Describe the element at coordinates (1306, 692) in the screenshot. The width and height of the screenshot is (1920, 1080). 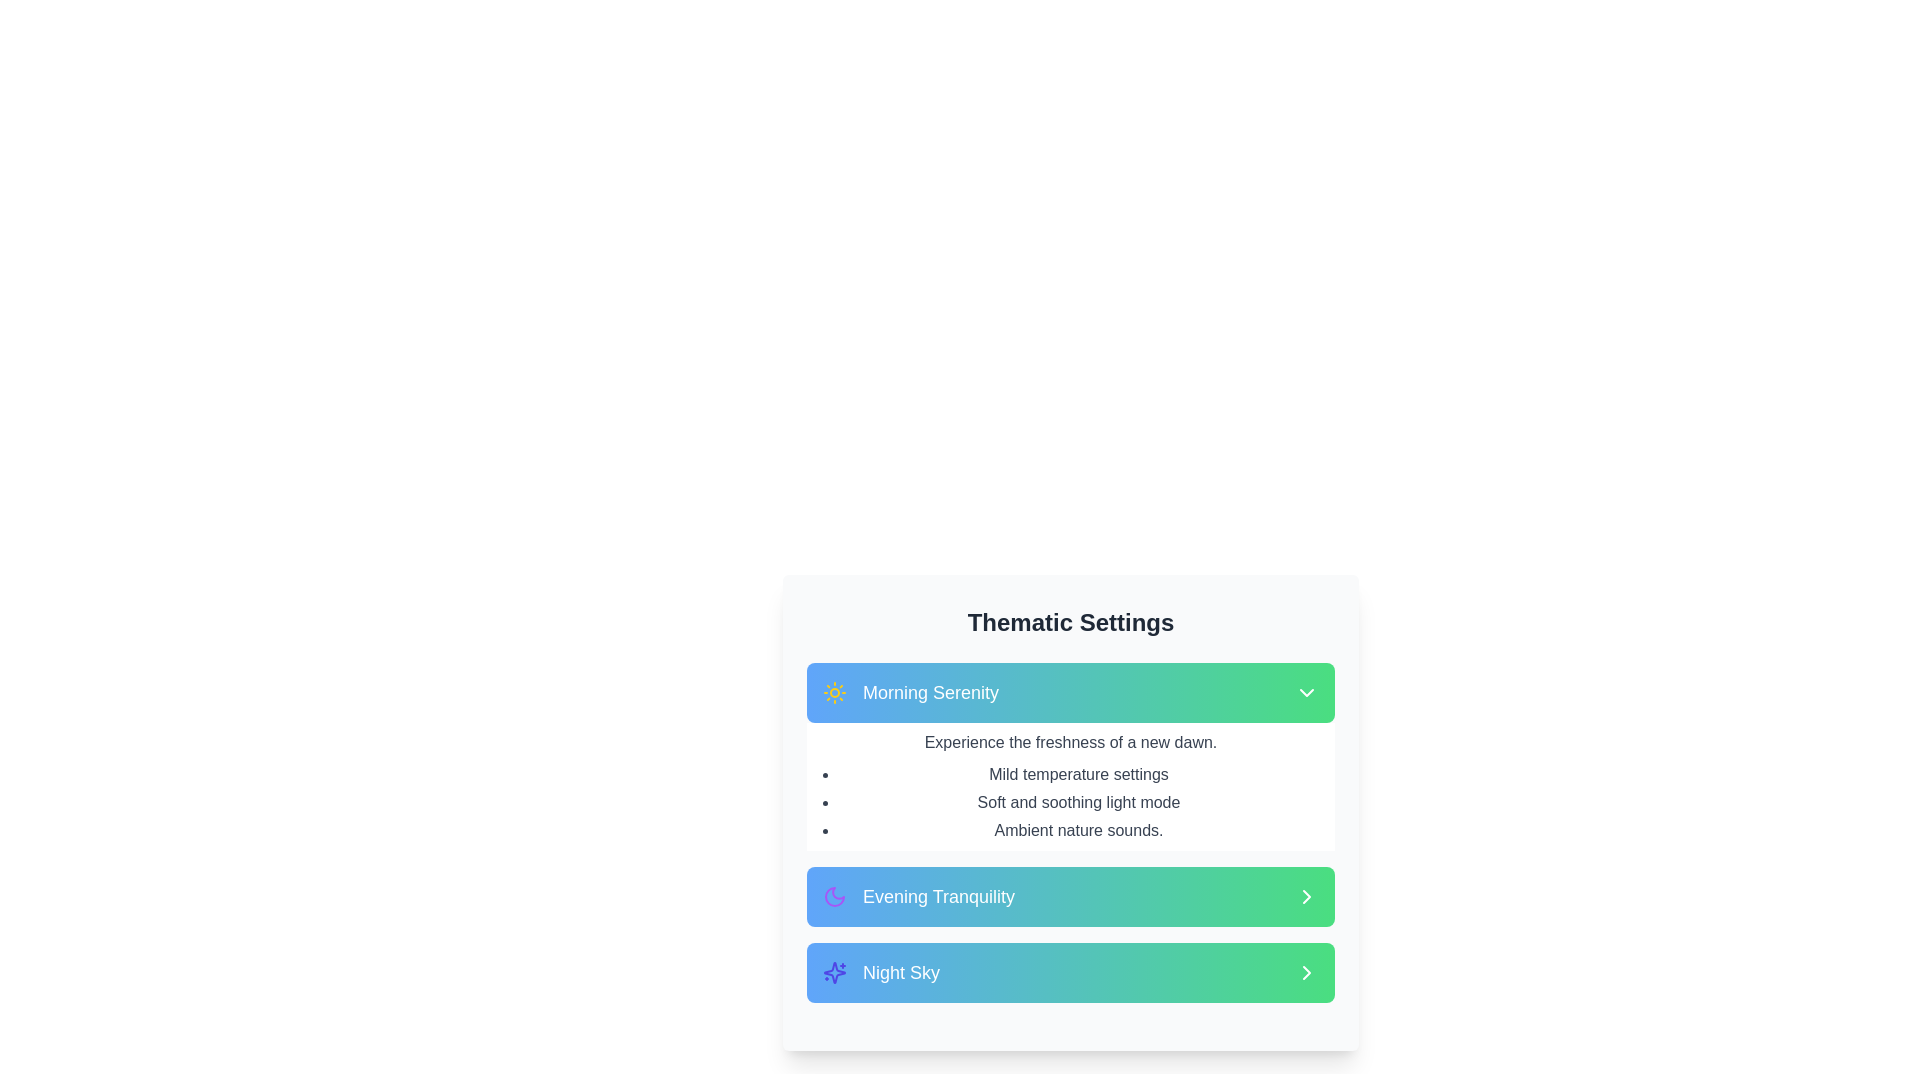
I see `the expandability icon on the right side of the 'Morning Serenity' section` at that location.